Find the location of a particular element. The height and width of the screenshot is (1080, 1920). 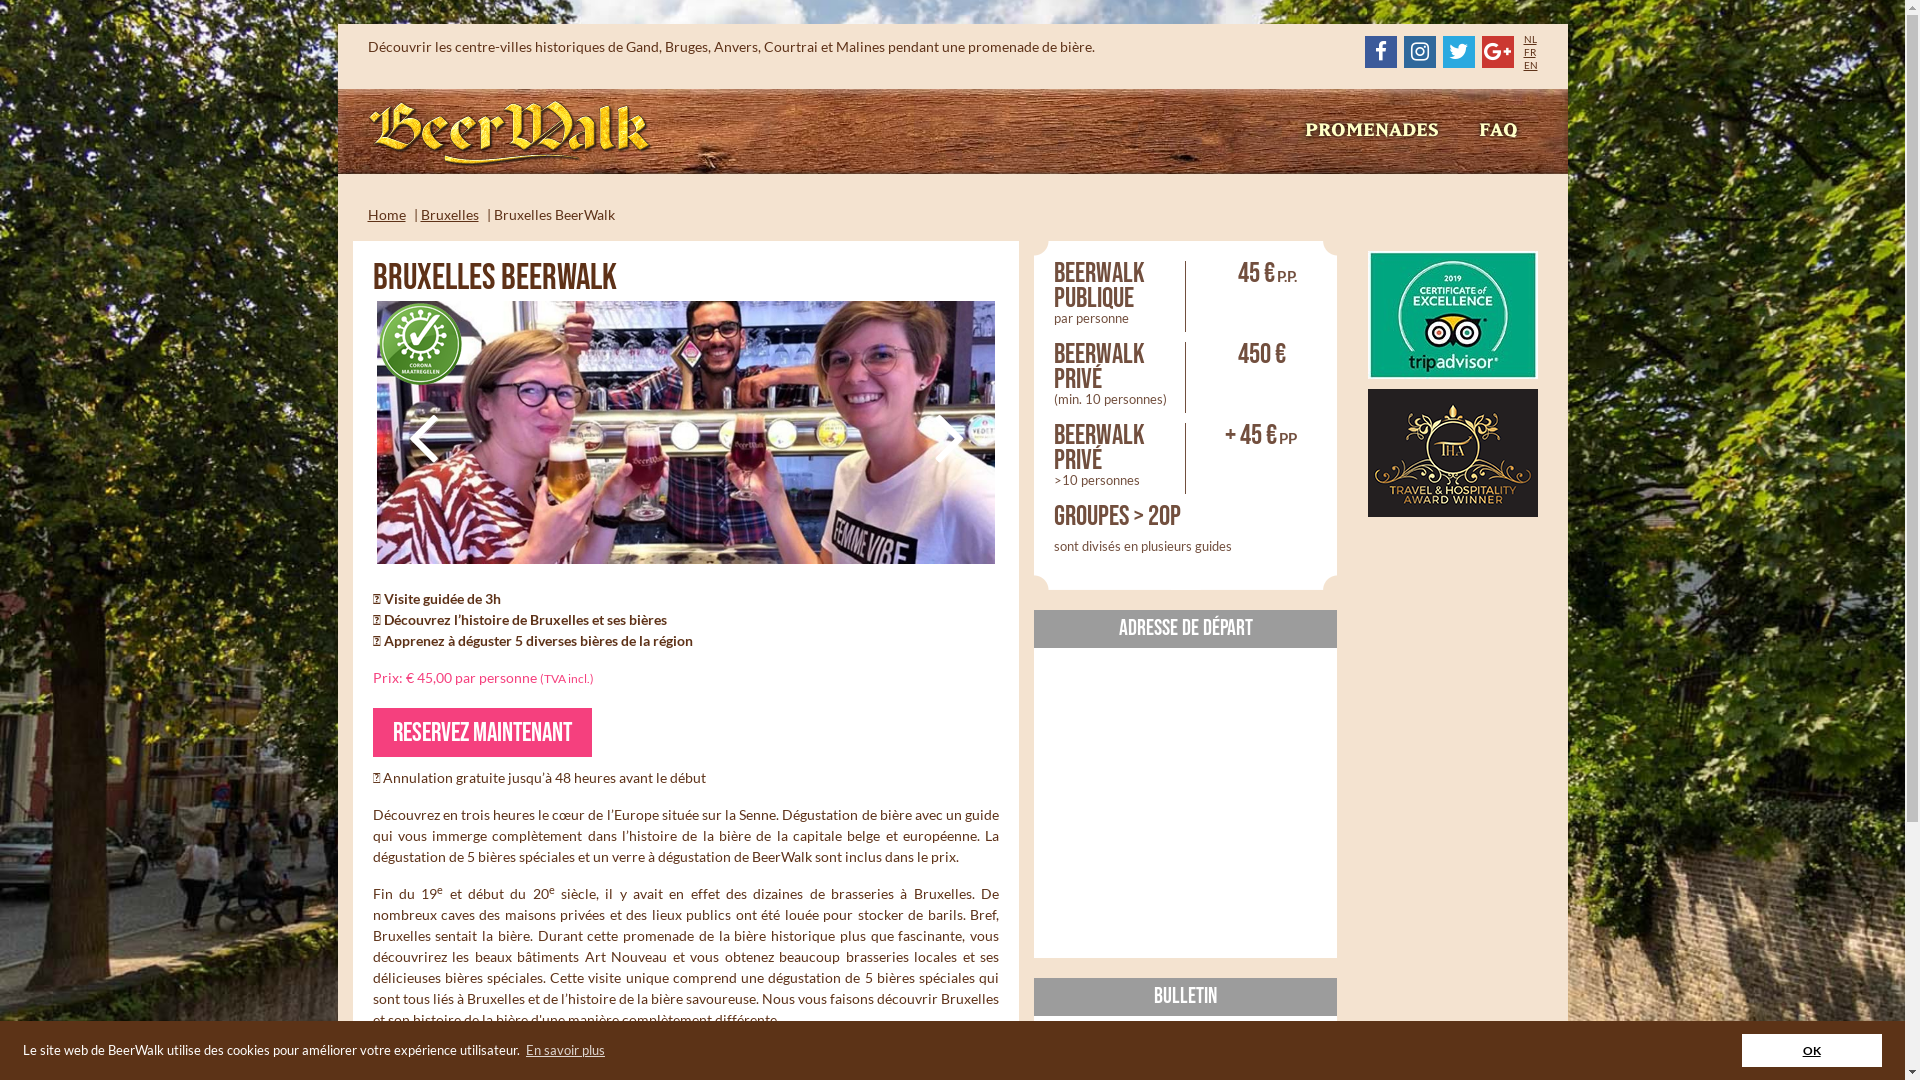

'OK' is located at coordinates (1812, 1049).